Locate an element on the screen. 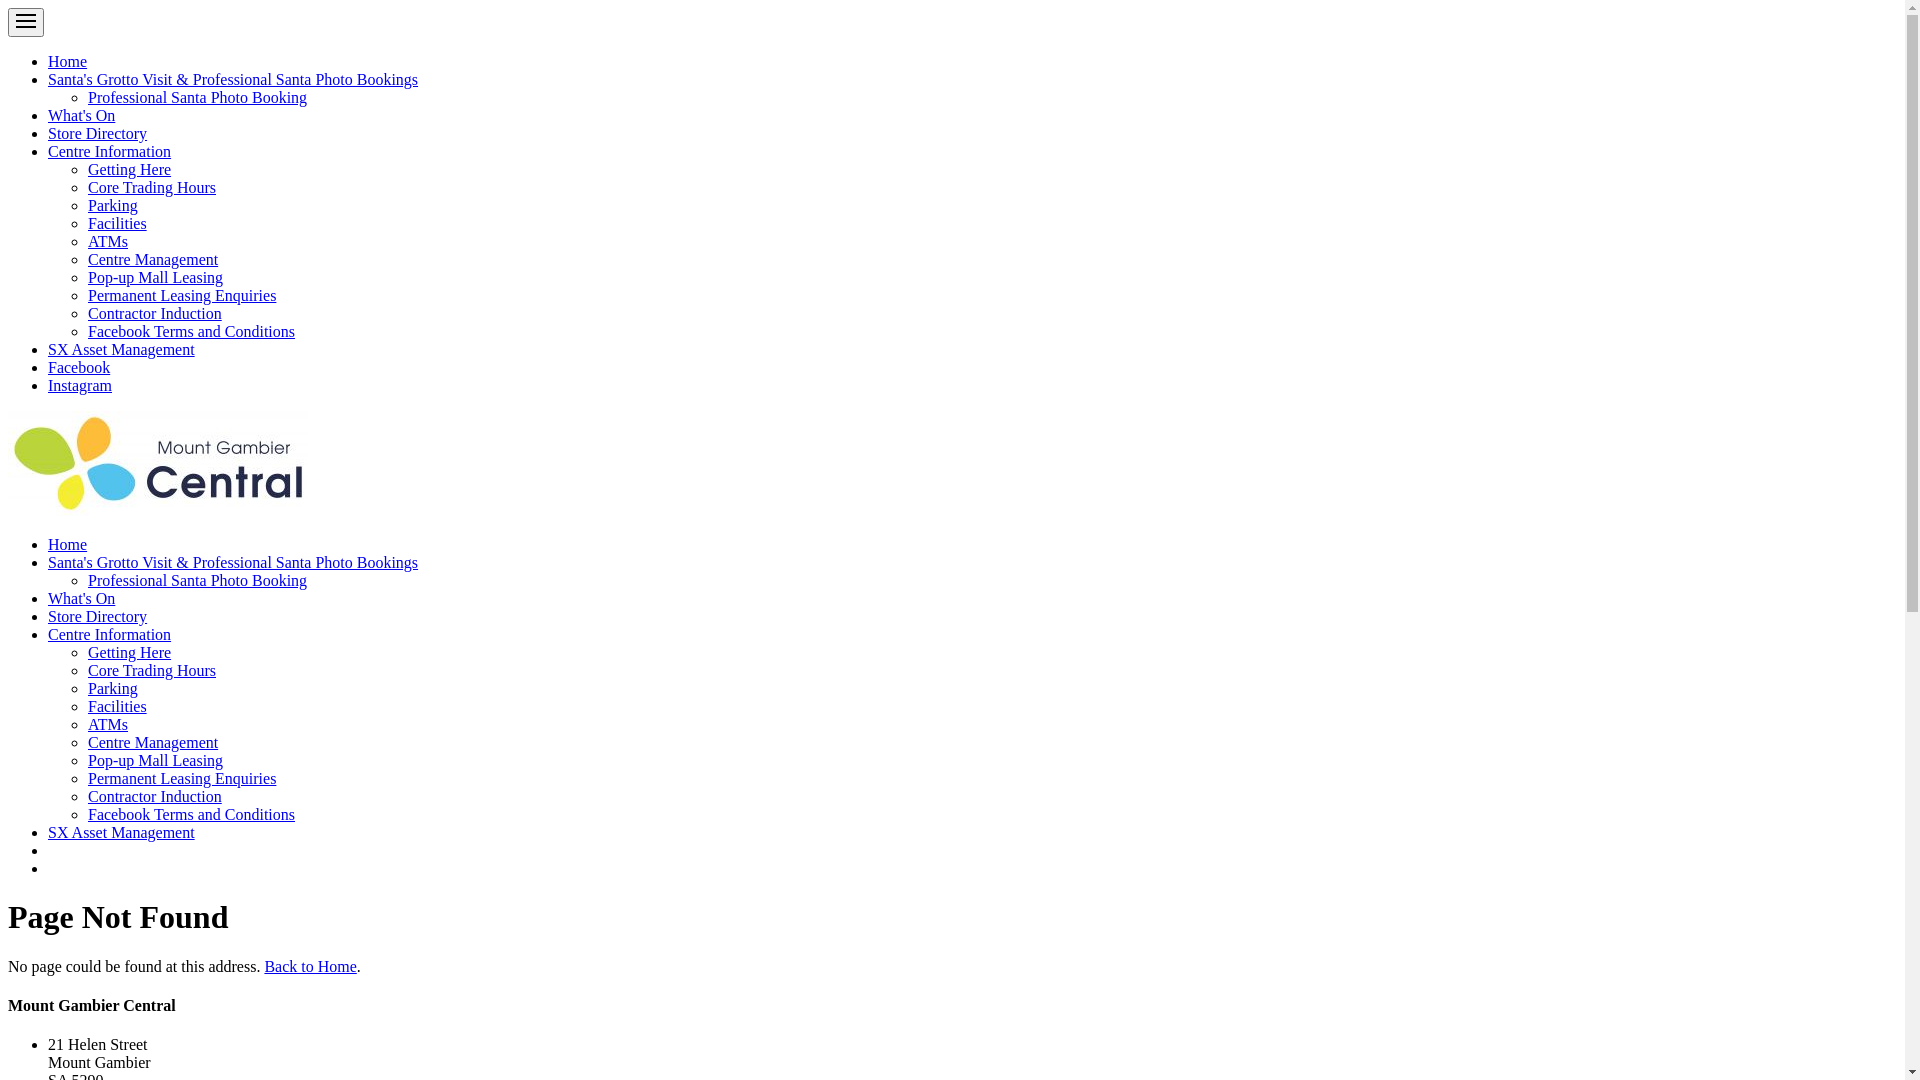 Image resolution: width=1920 pixels, height=1080 pixels. 'Contractor Induction' is located at coordinates (153, 795).